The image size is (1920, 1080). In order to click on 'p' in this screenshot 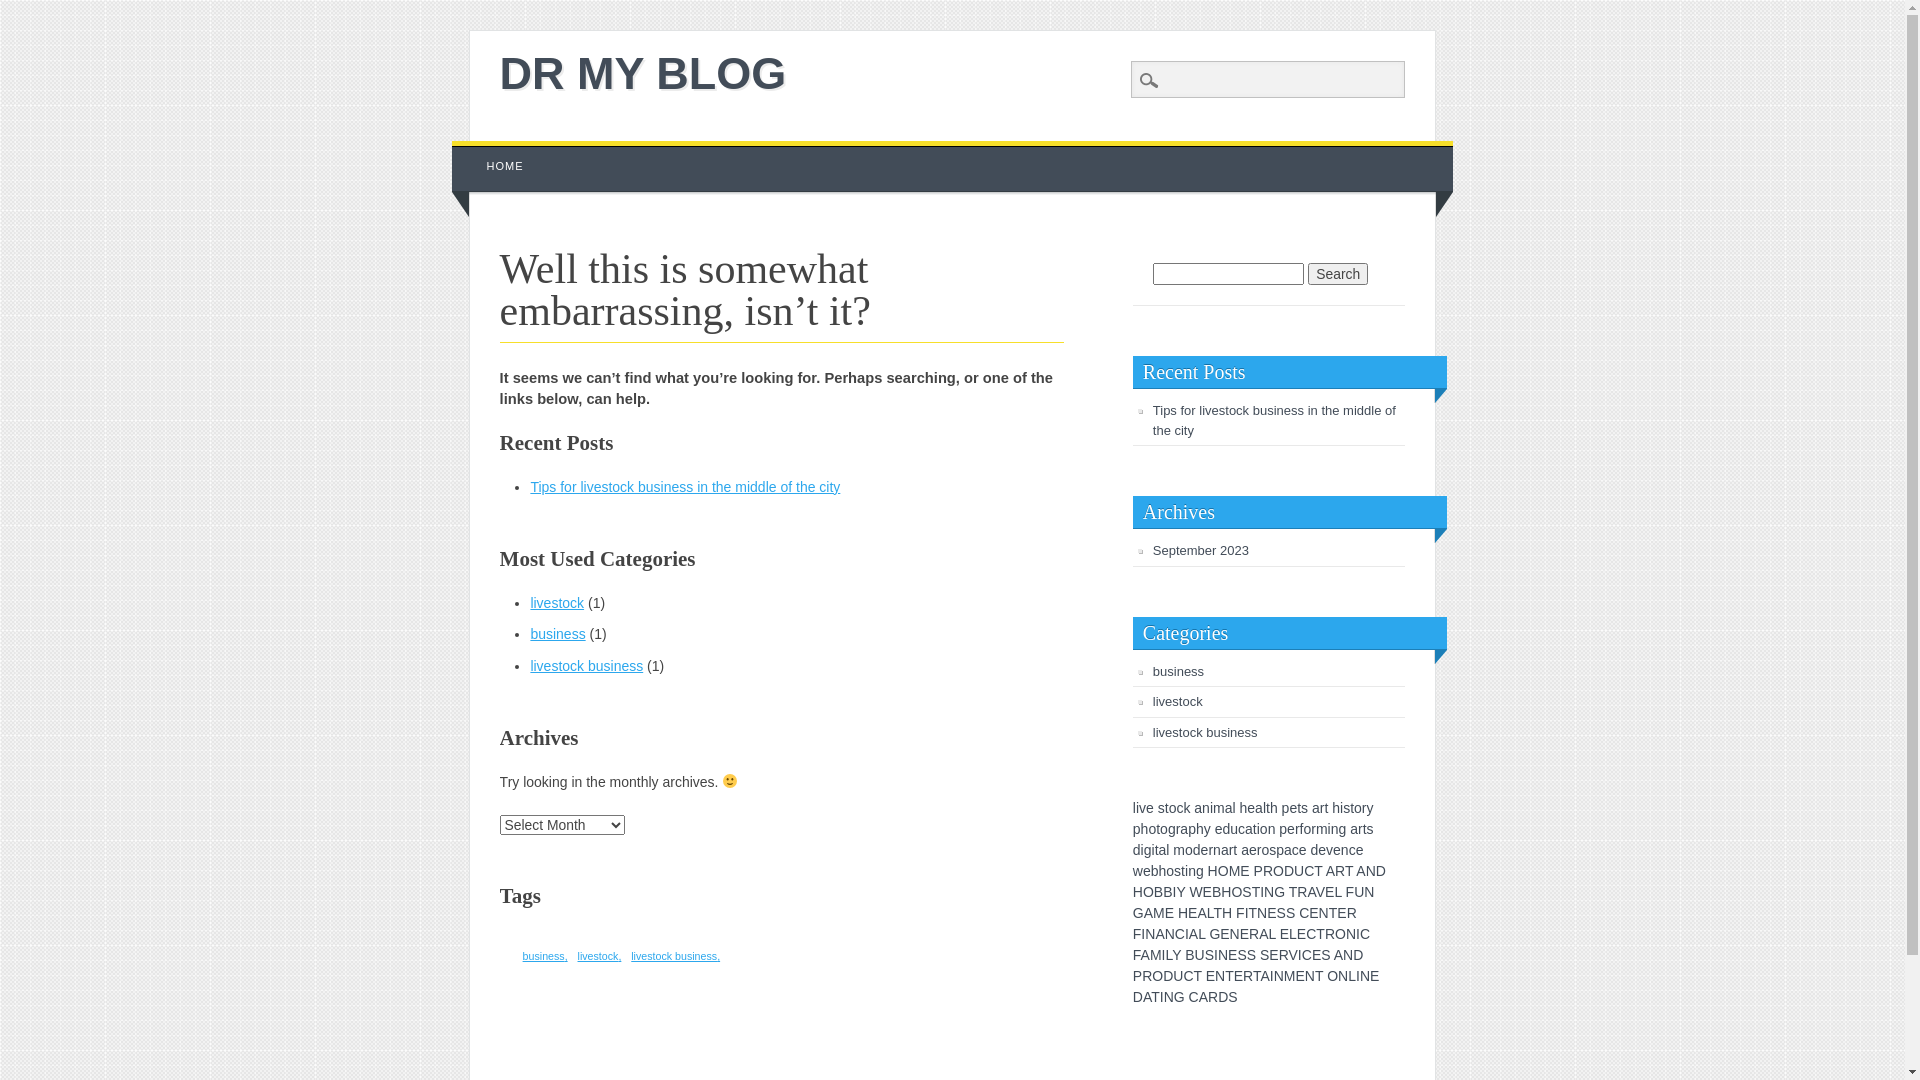, I will do `click(1280, 849)`.